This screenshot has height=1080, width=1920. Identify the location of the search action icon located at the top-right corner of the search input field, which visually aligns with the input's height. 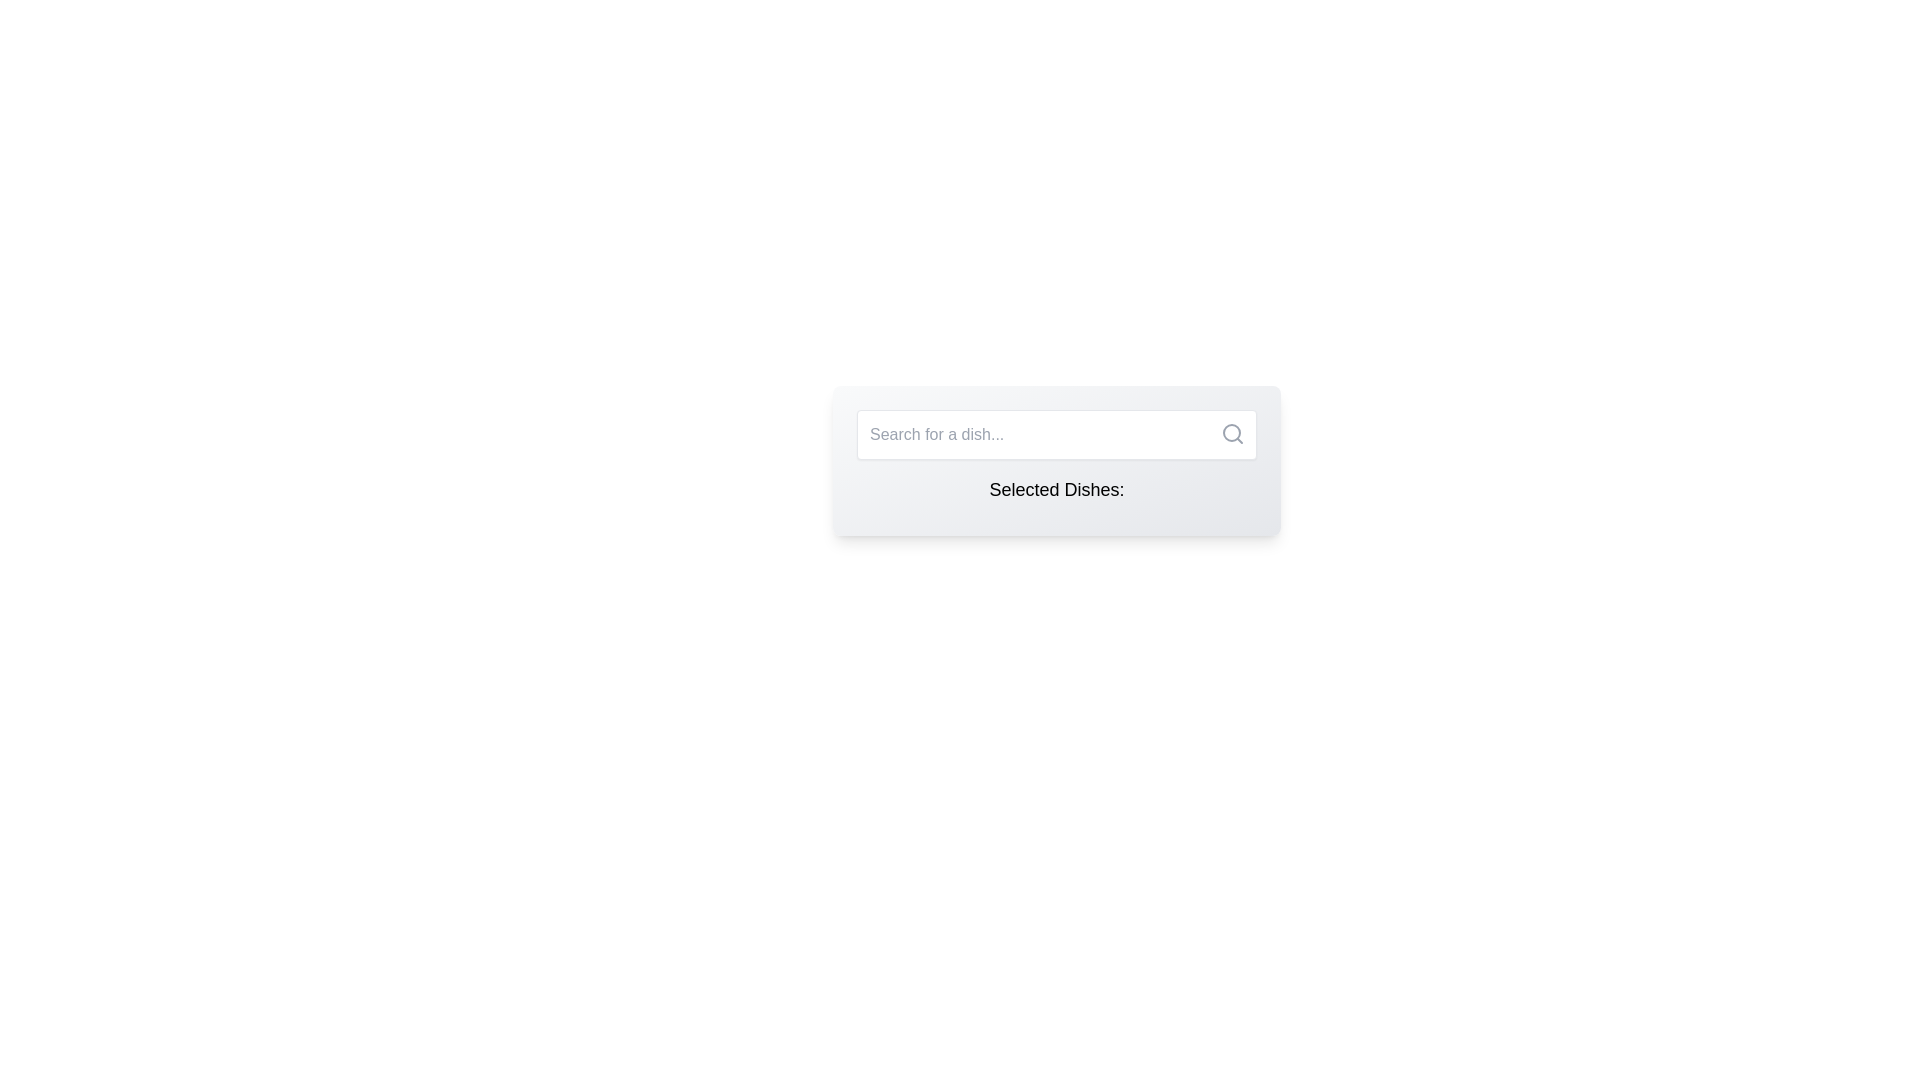
(1232, 433).